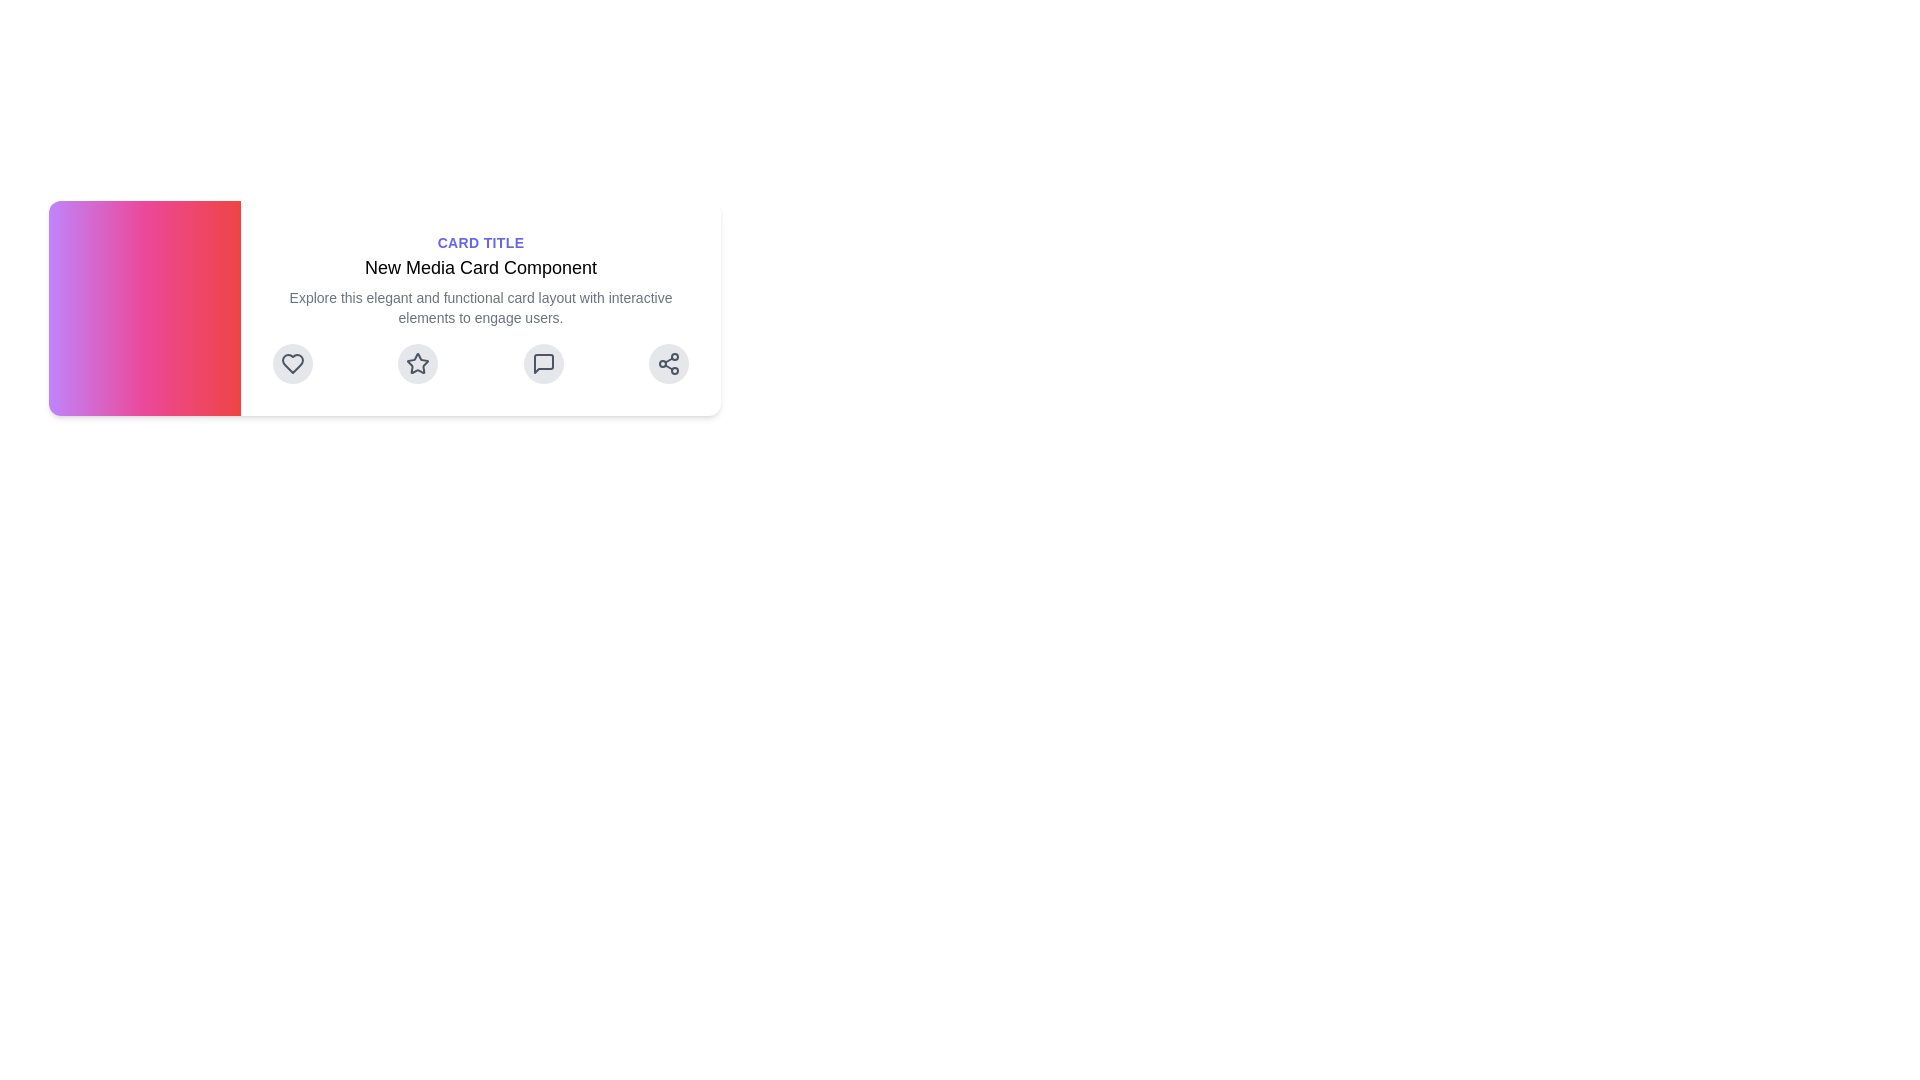  Describe the element at coordinates (543, 363) in the screenshot. I see `the speech bubble icon within the circular button, which is the third button from the left in the row of buttons beneath the main card content` at that location.